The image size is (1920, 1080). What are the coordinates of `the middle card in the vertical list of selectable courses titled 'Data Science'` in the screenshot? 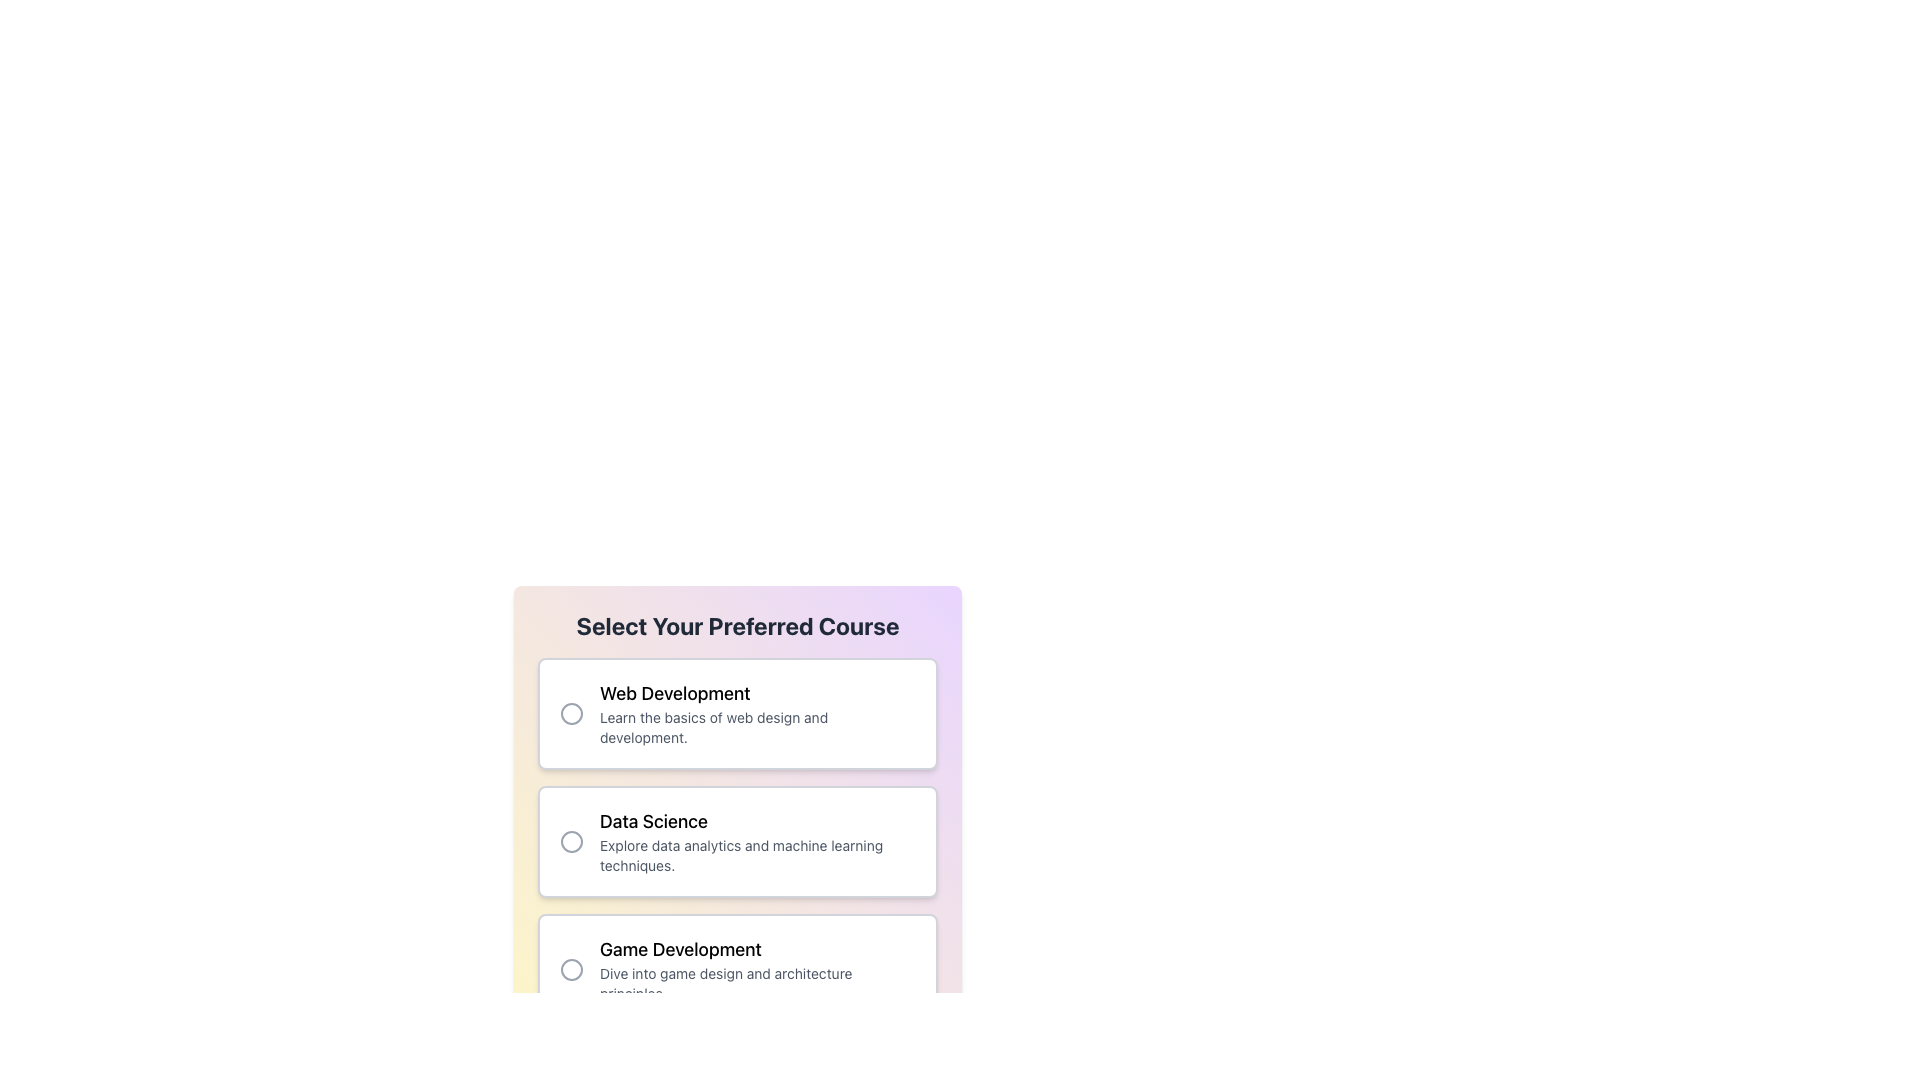 It's located at (737, 776).